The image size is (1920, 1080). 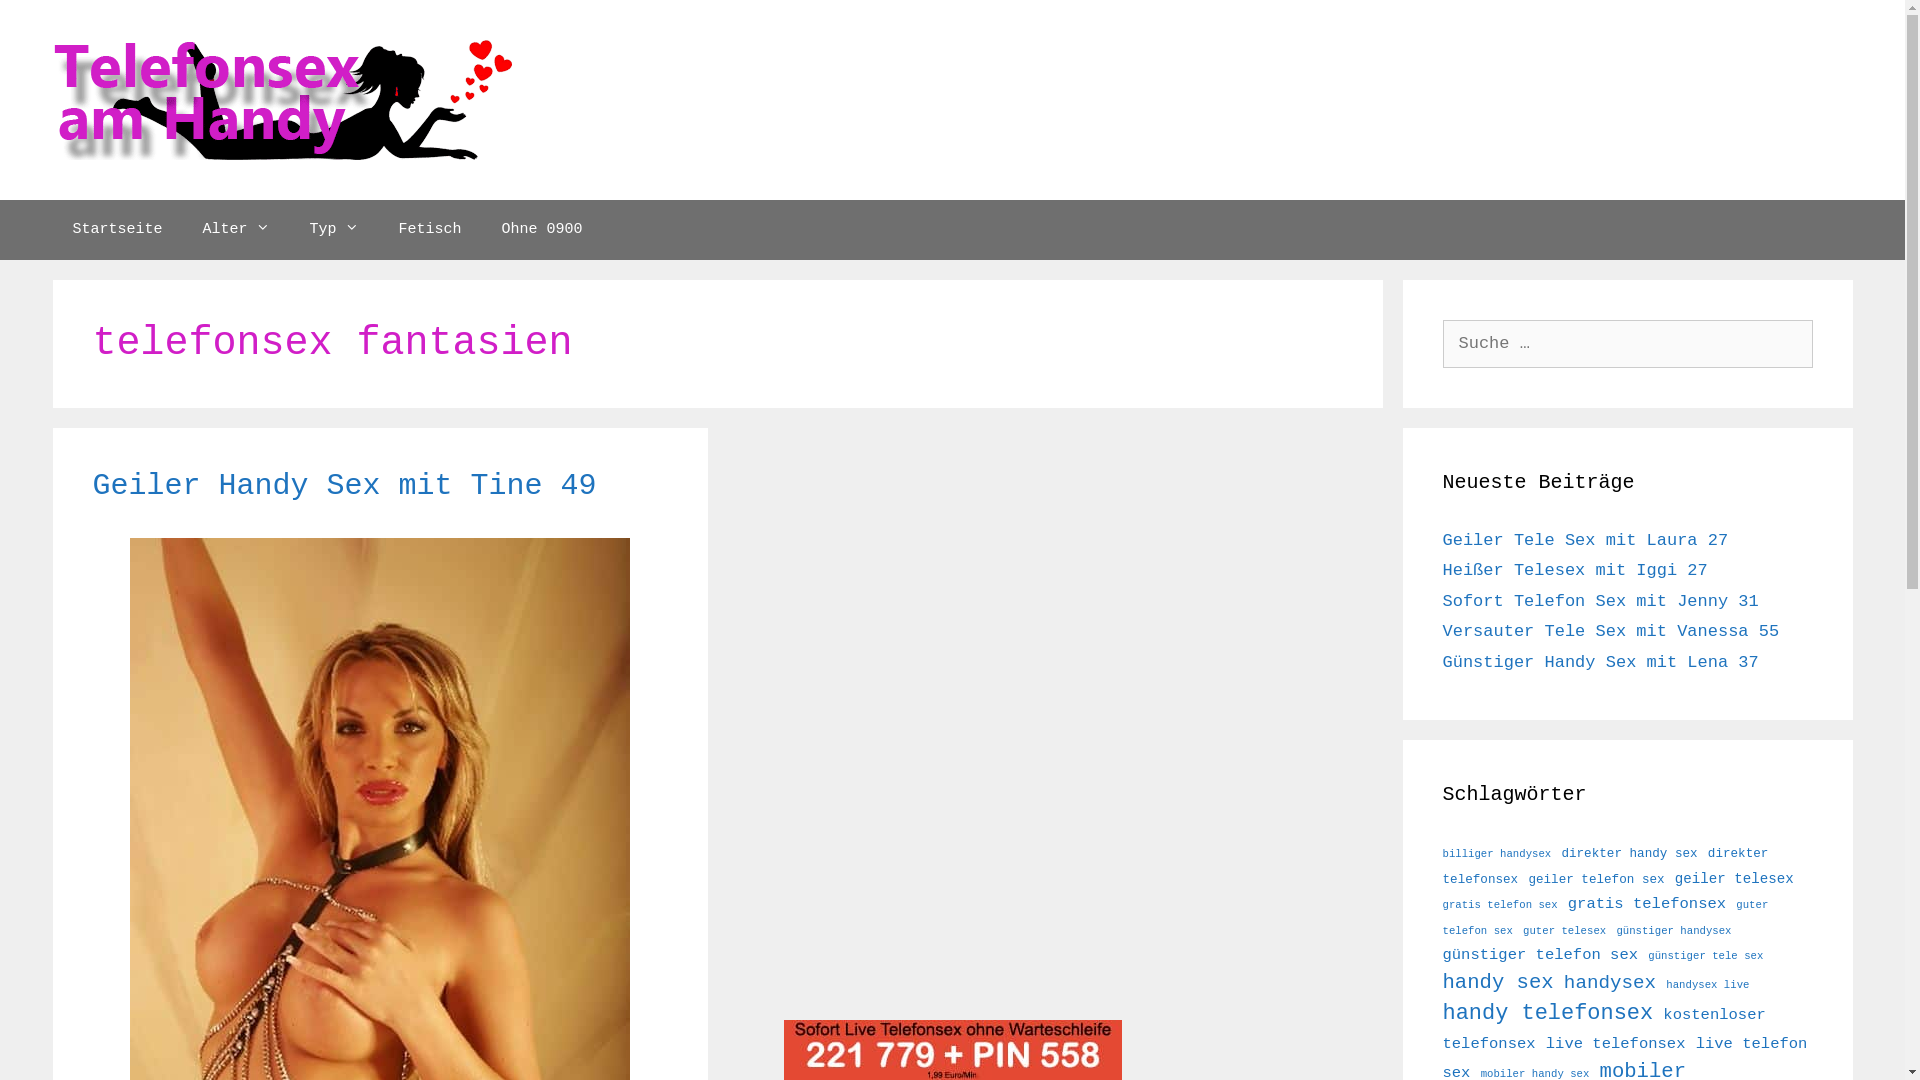 What do you see at coordinates (1497, 980) in the screenshot?
I see `'handy sex'` at bounding box center [1497, 980].